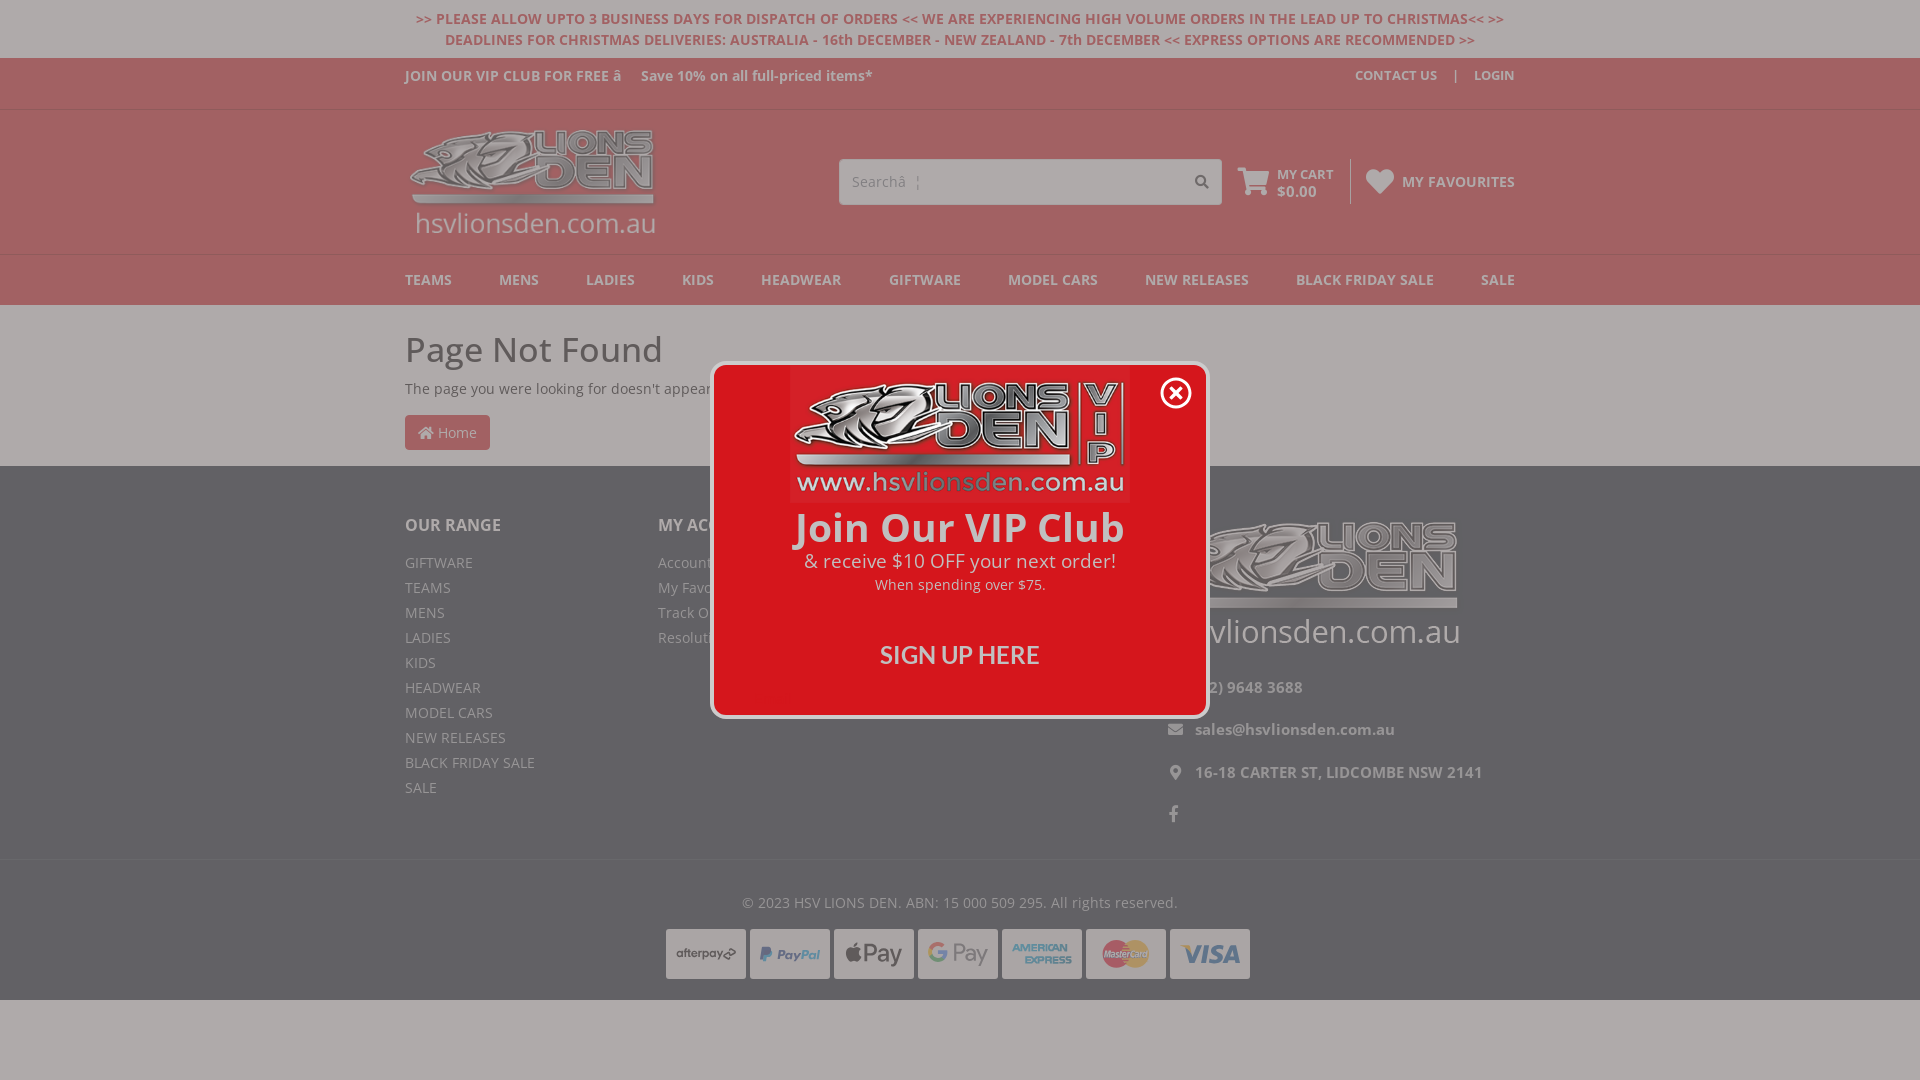 This screenshot has height=1080, width=1920. What do you see at coordinates (403, 737) in the screenshot?
I see `'NEW RELEASES'` at bounding box center [403, 737].